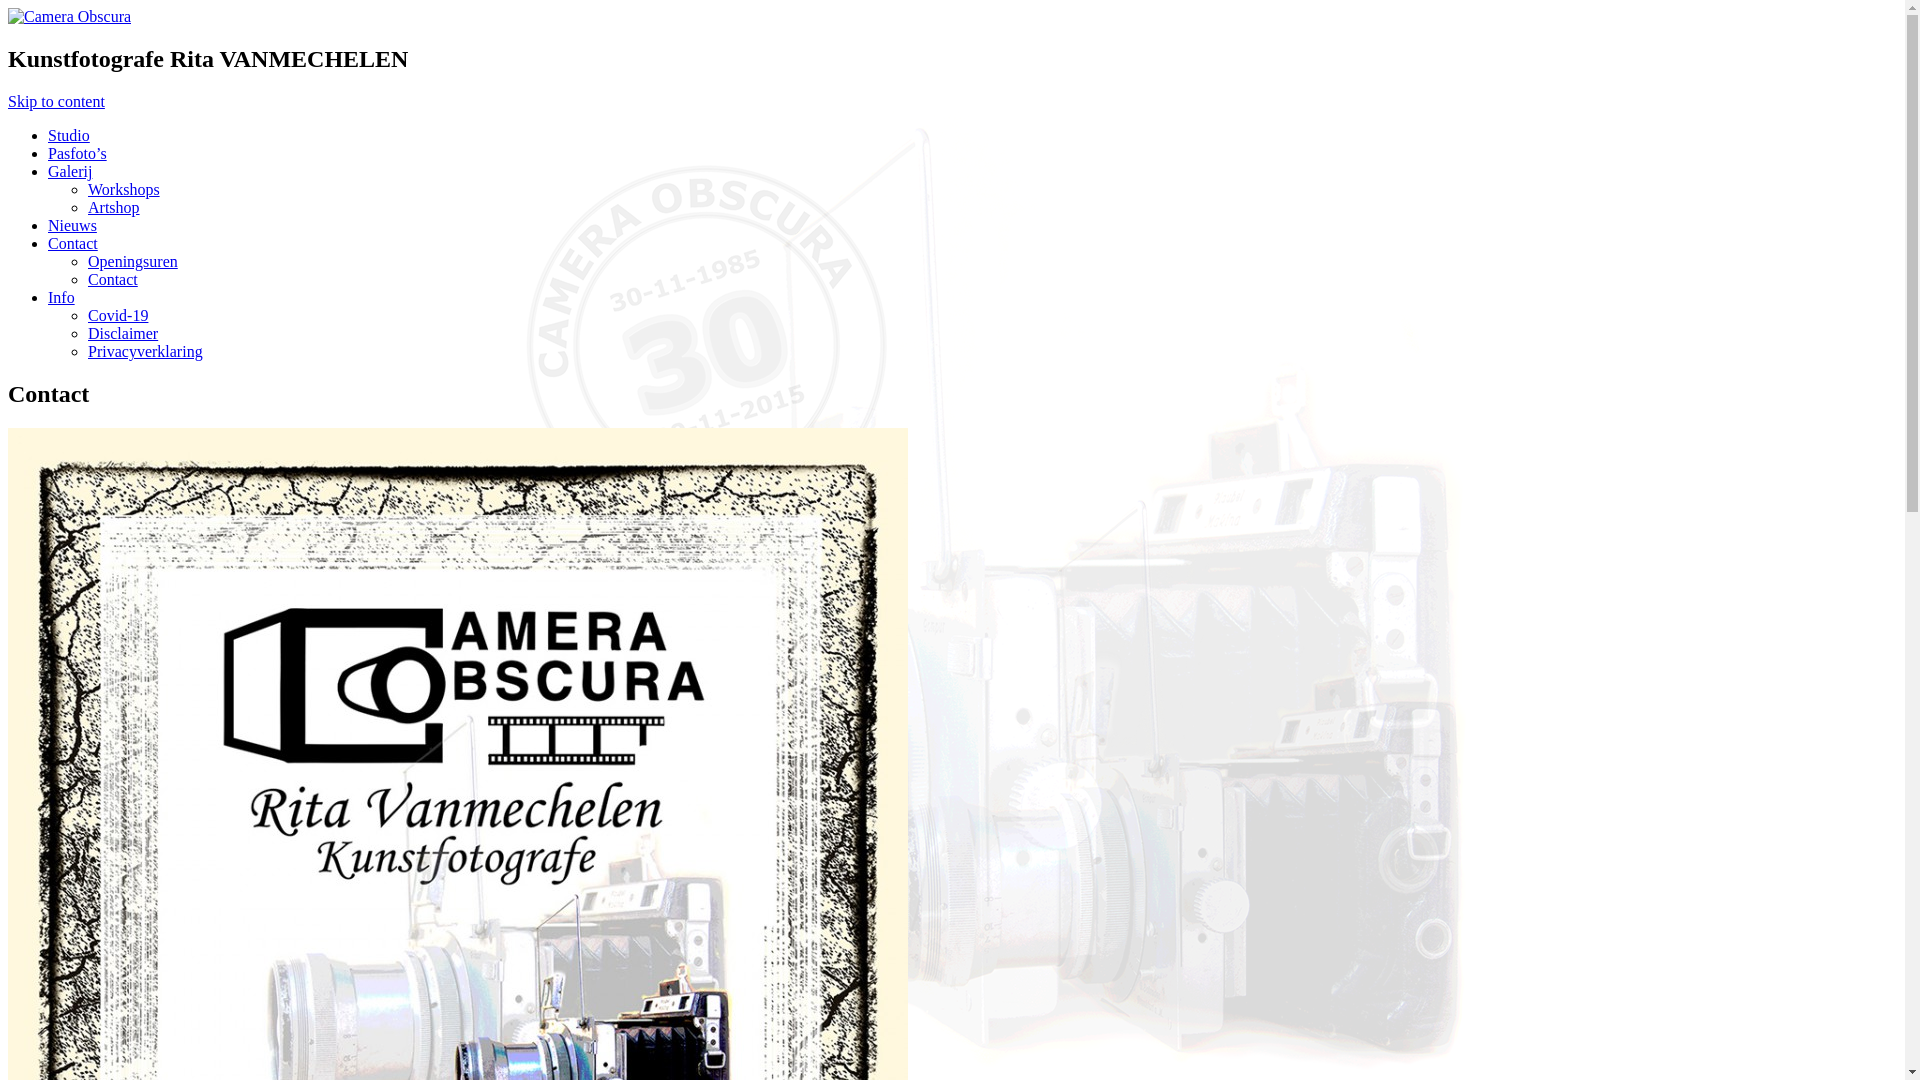 This screenshot has height=1080, width=1920. What do you see at coordinates (132, 260) in the screenshot?
I see `'Openingsuren'` at bounding box center [132, 260].